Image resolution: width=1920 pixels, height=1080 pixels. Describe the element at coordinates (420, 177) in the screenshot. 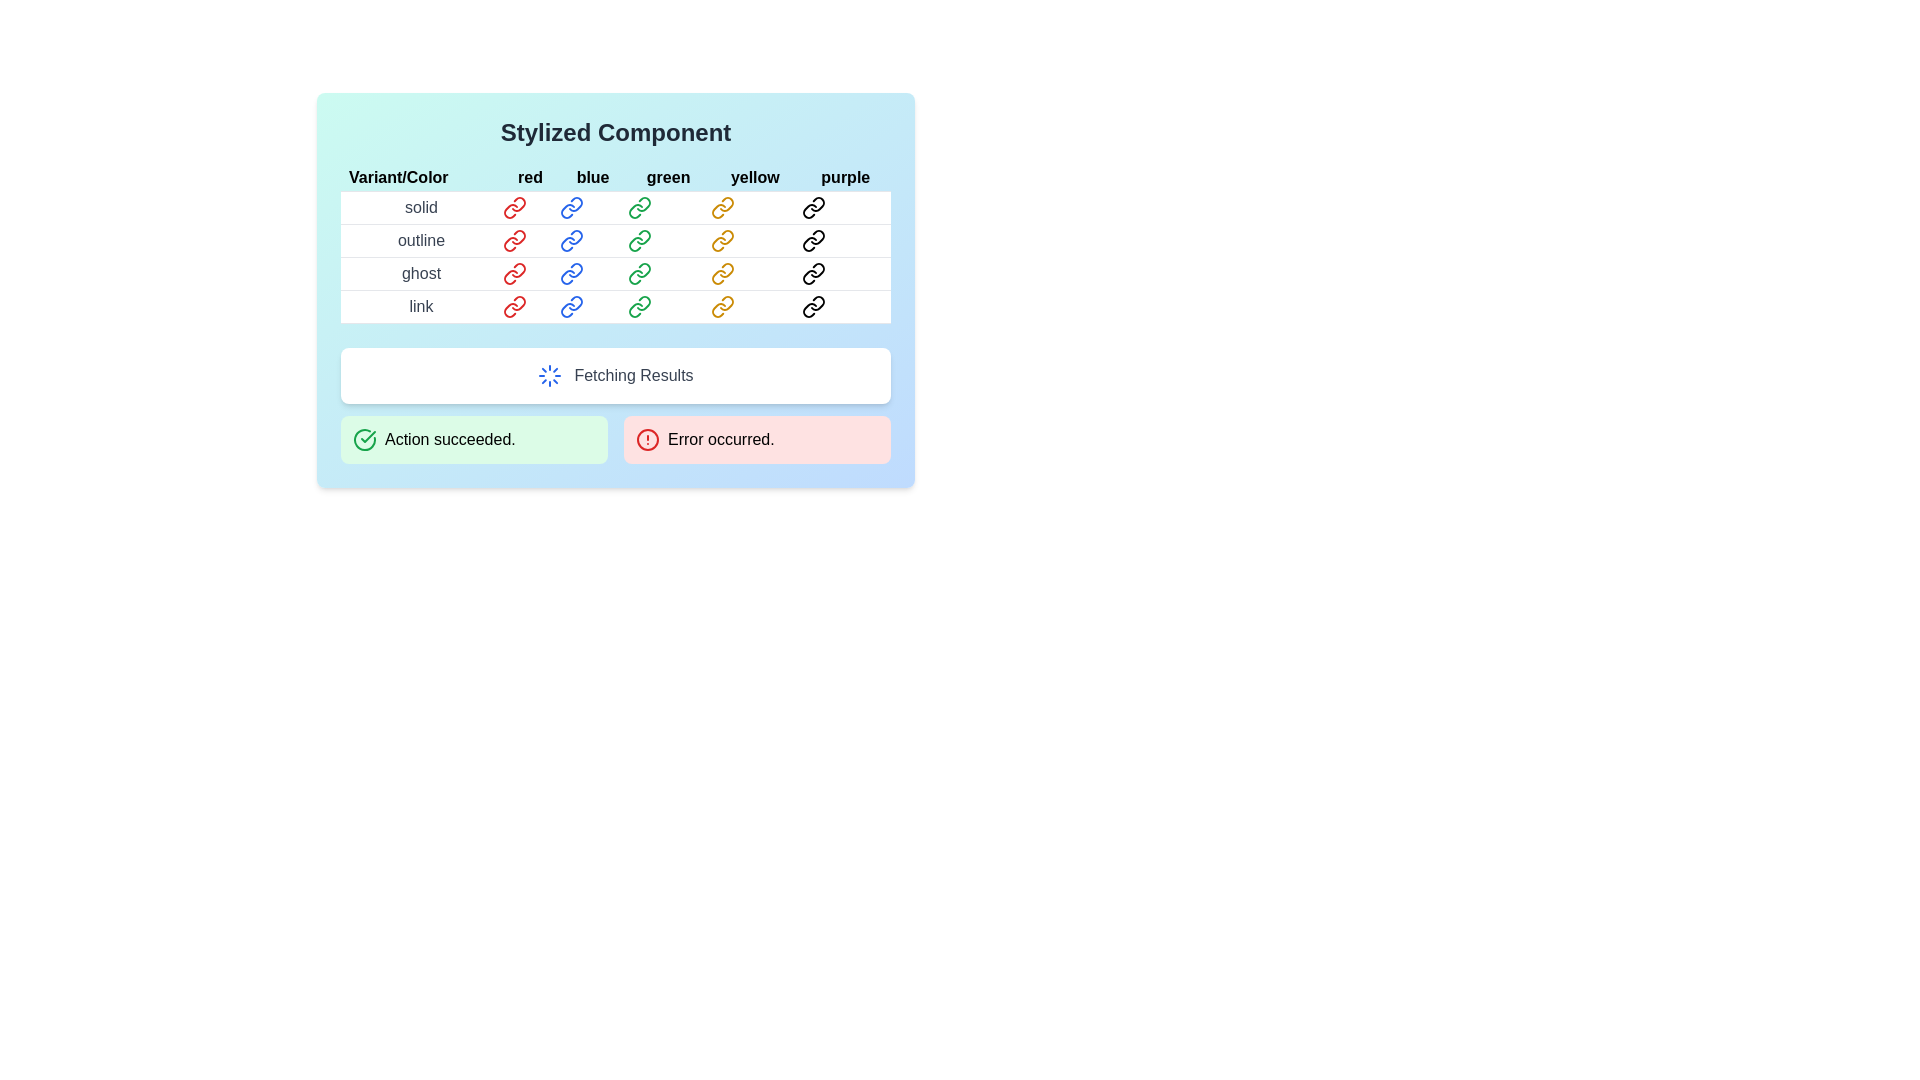

I see `the descriptive label located at the top-left corner of the table that categorizes color variants, positioned above the color options 'red', 'blue', 'green', 'yellow', and 'purple'` at that location.